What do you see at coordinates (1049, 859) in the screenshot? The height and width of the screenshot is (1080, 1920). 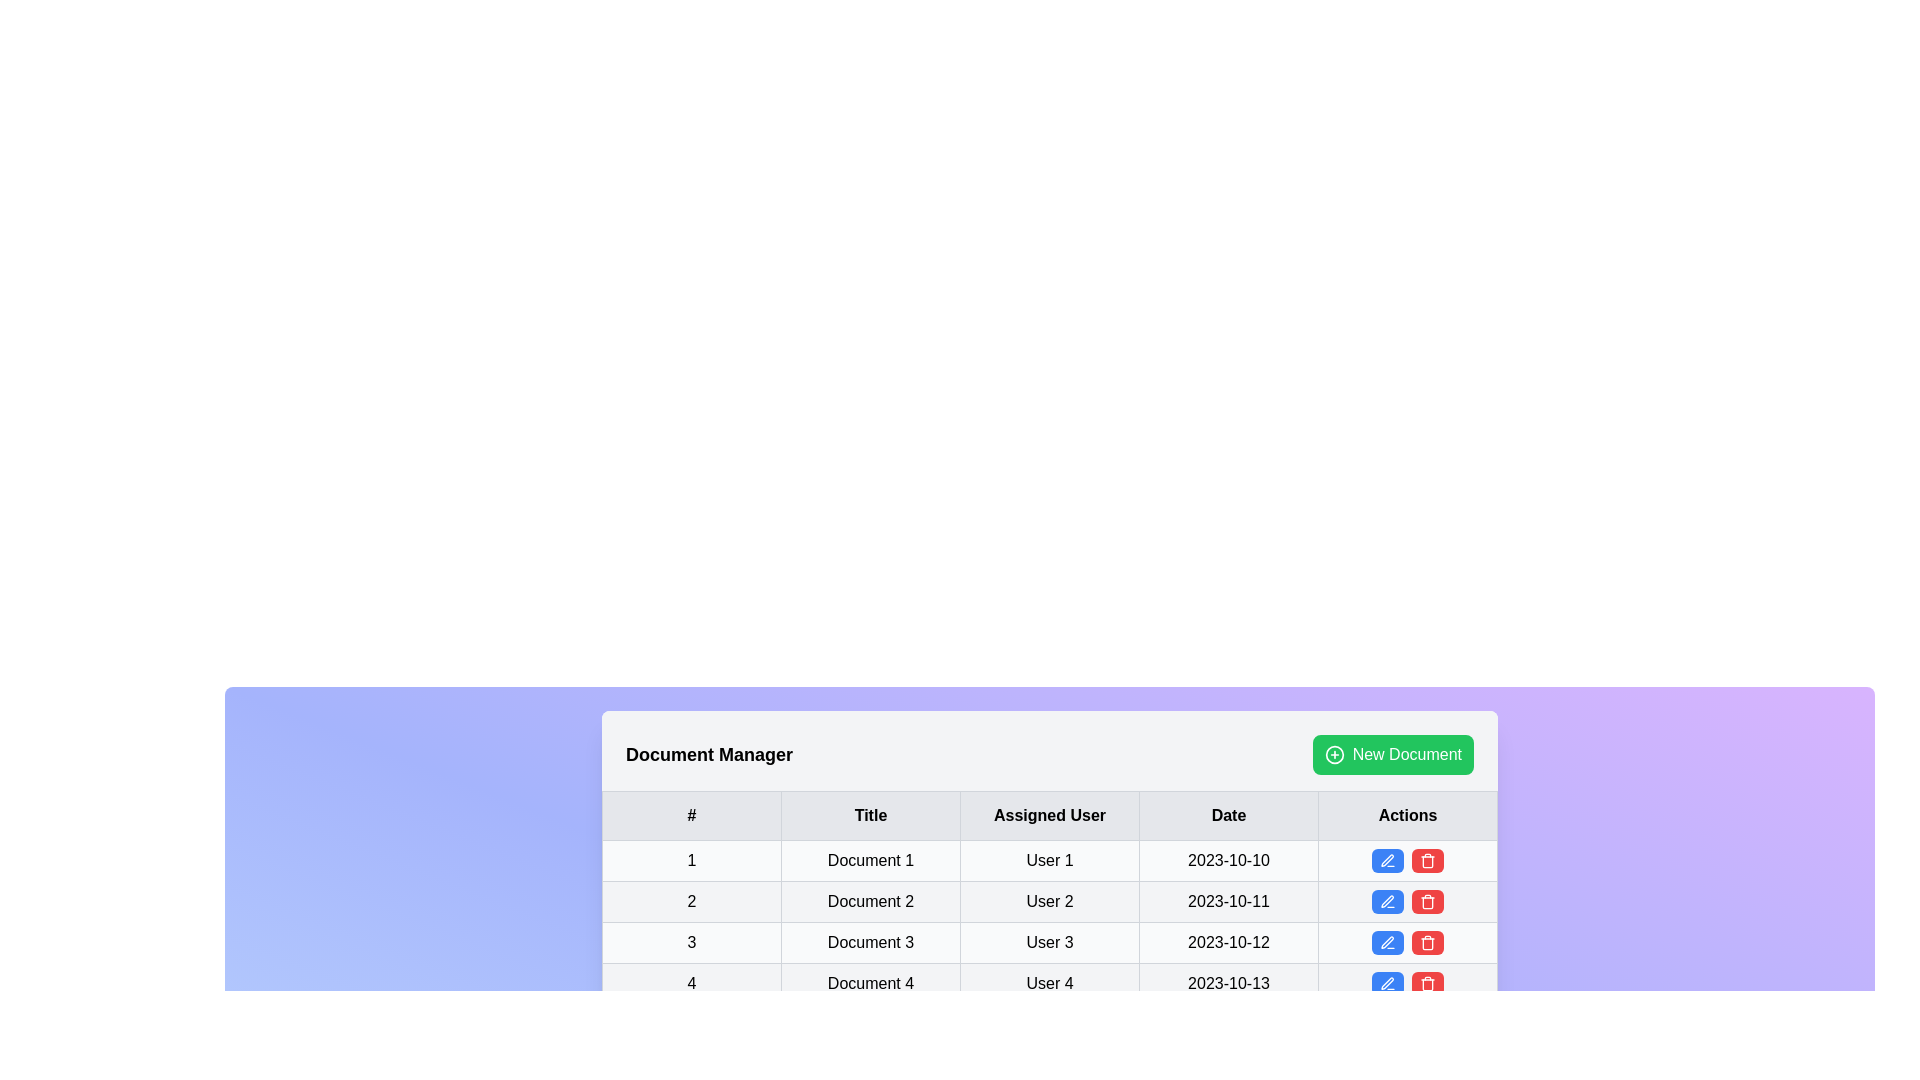 I see `the label displaying 'User 1' in the 'Assigned User' column of the 'Document Manager' table, which is a rectangular field with a light gray background and bold dark font` at bounding box center [1049, 859].